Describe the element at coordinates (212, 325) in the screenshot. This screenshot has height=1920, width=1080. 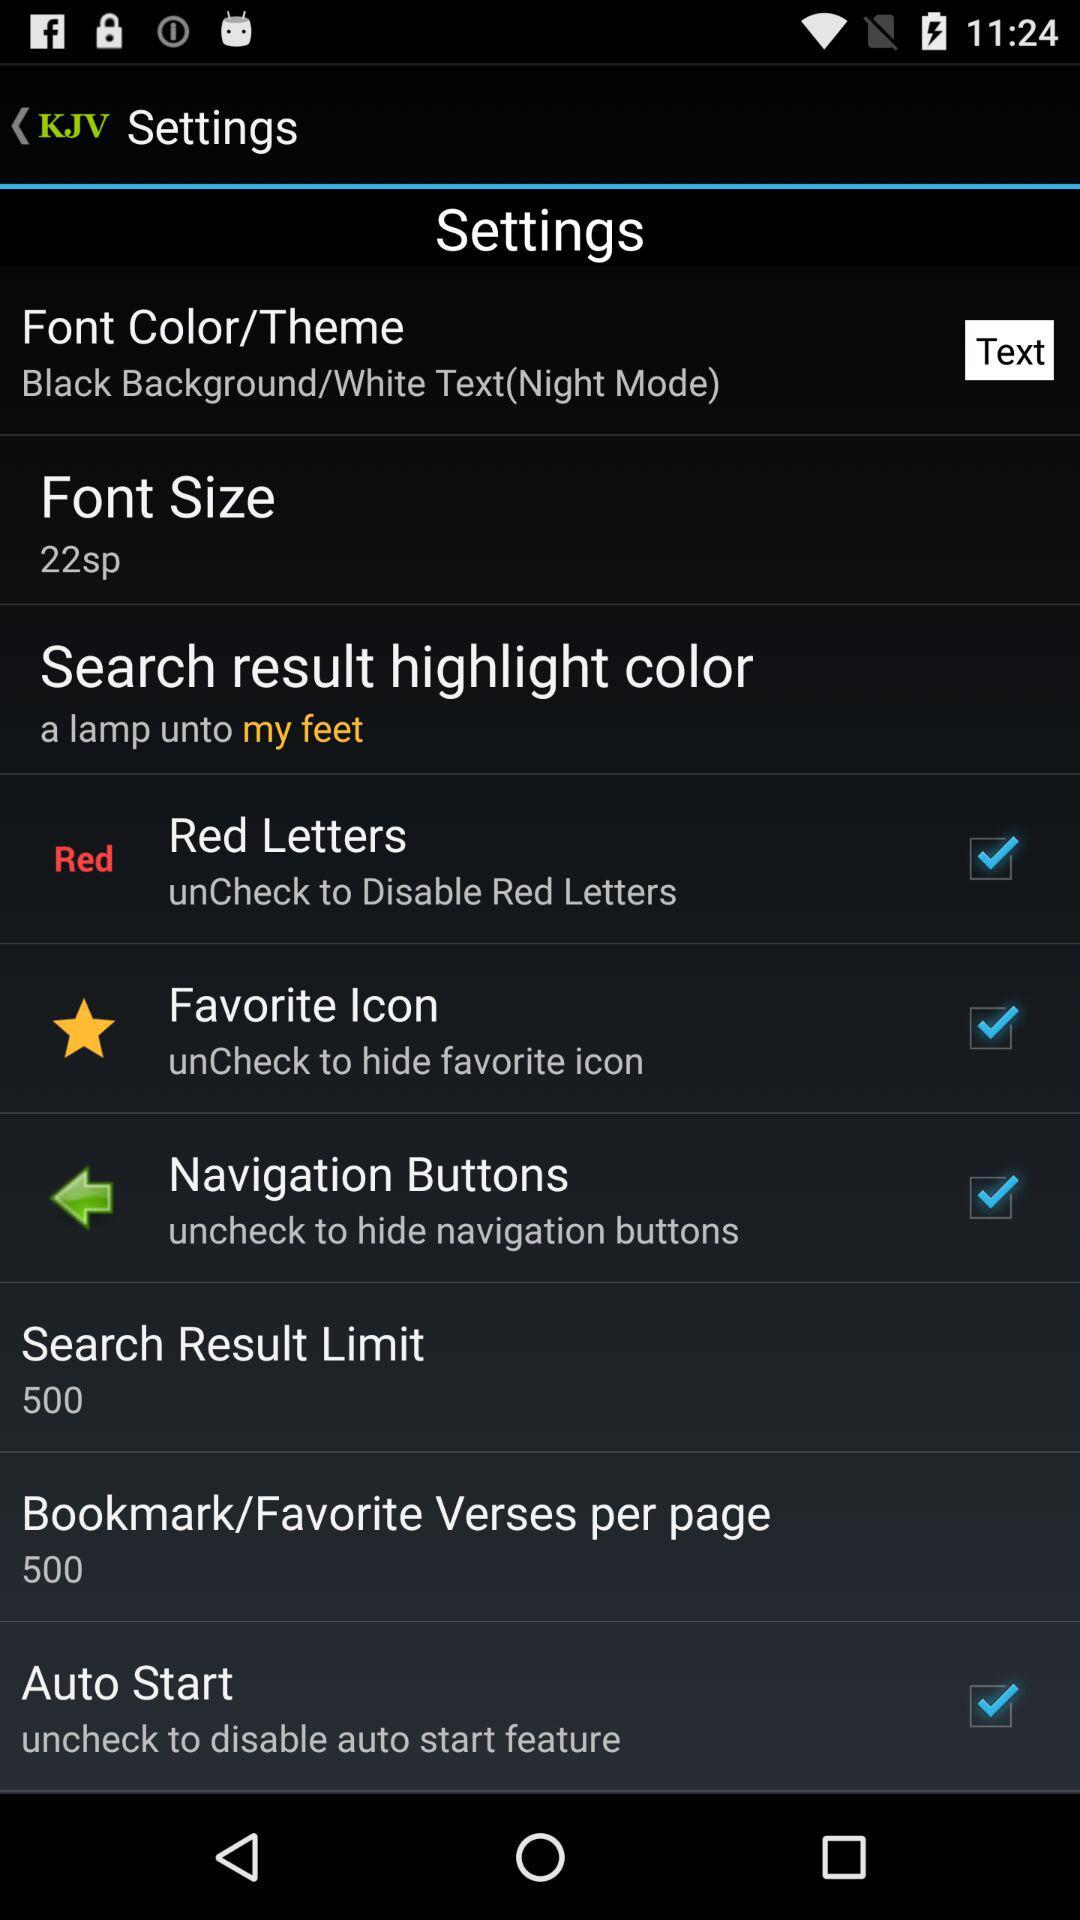
I see `font color/theme icon` at that location.